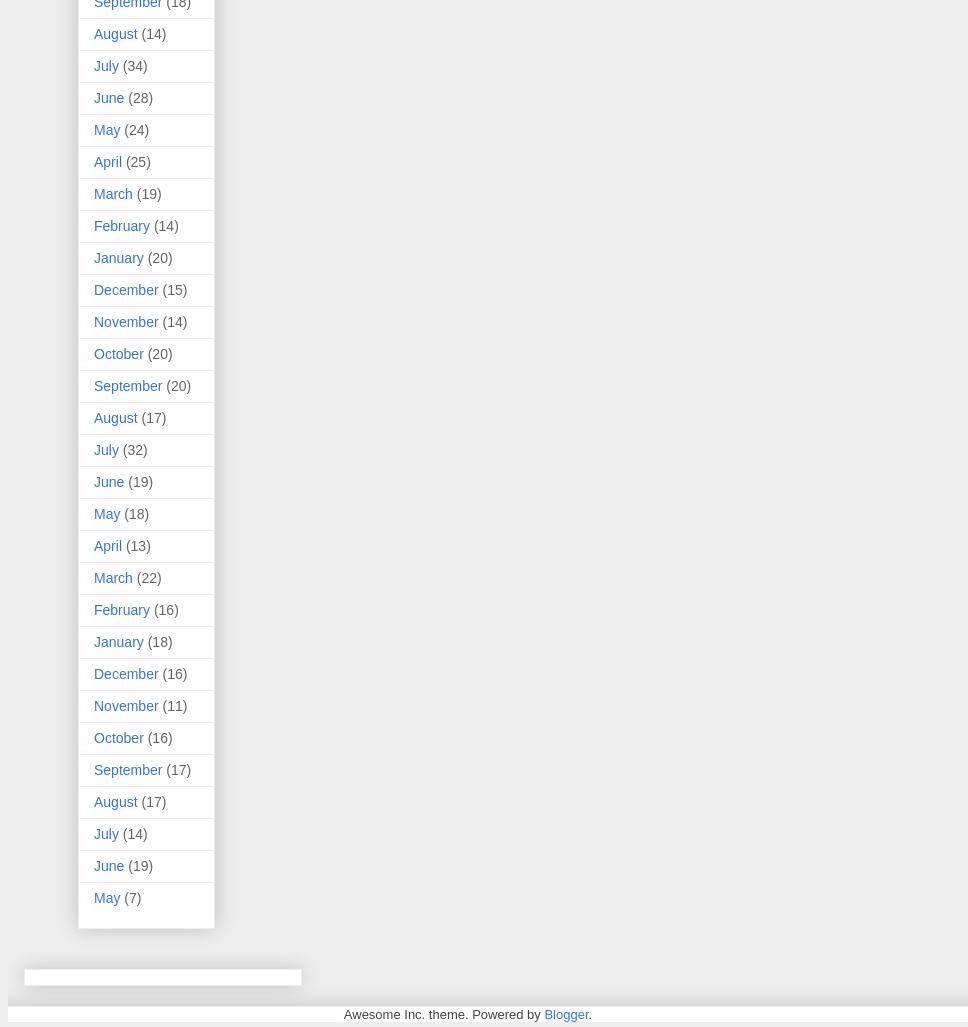 The height and width of the screenshot is (1027, 968). What do you see at coordinates (120, 130) in the screenshot?
I see `'(24)'` at bounding box center [120, 130].